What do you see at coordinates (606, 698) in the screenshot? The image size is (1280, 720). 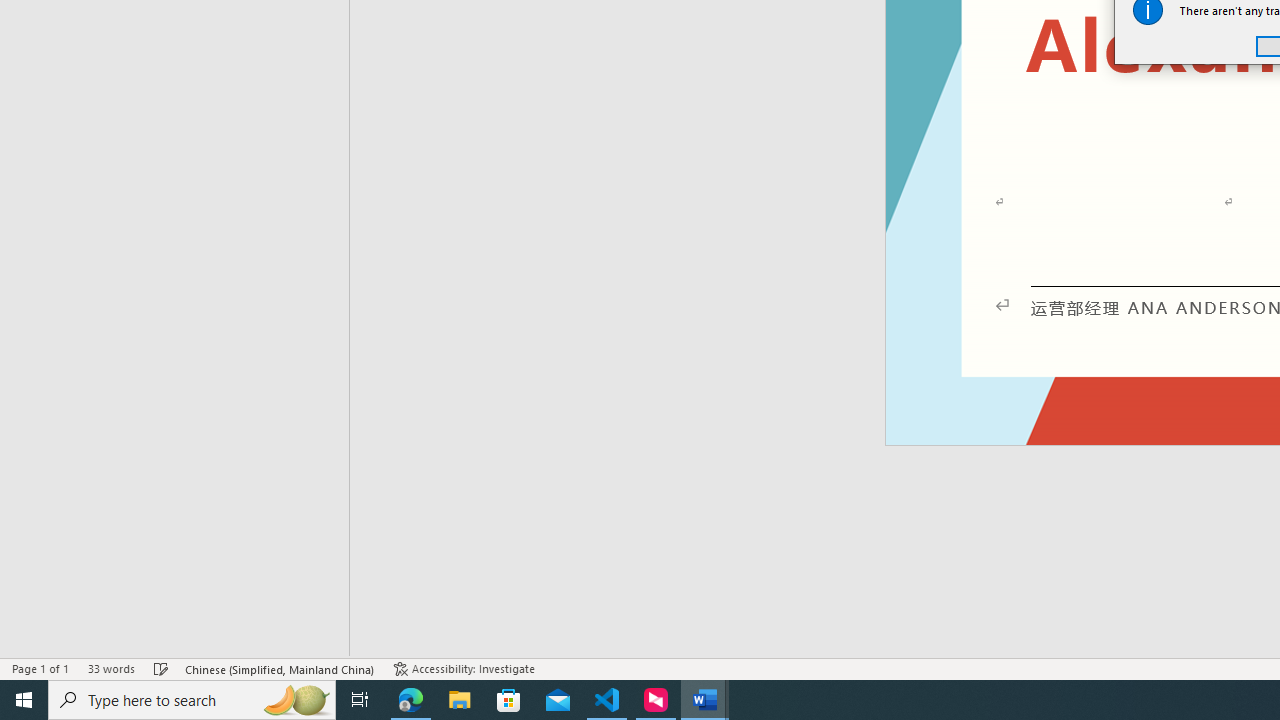 I see `'Visual Studio Code - 1 running window'` at bounding box center [606, 698].